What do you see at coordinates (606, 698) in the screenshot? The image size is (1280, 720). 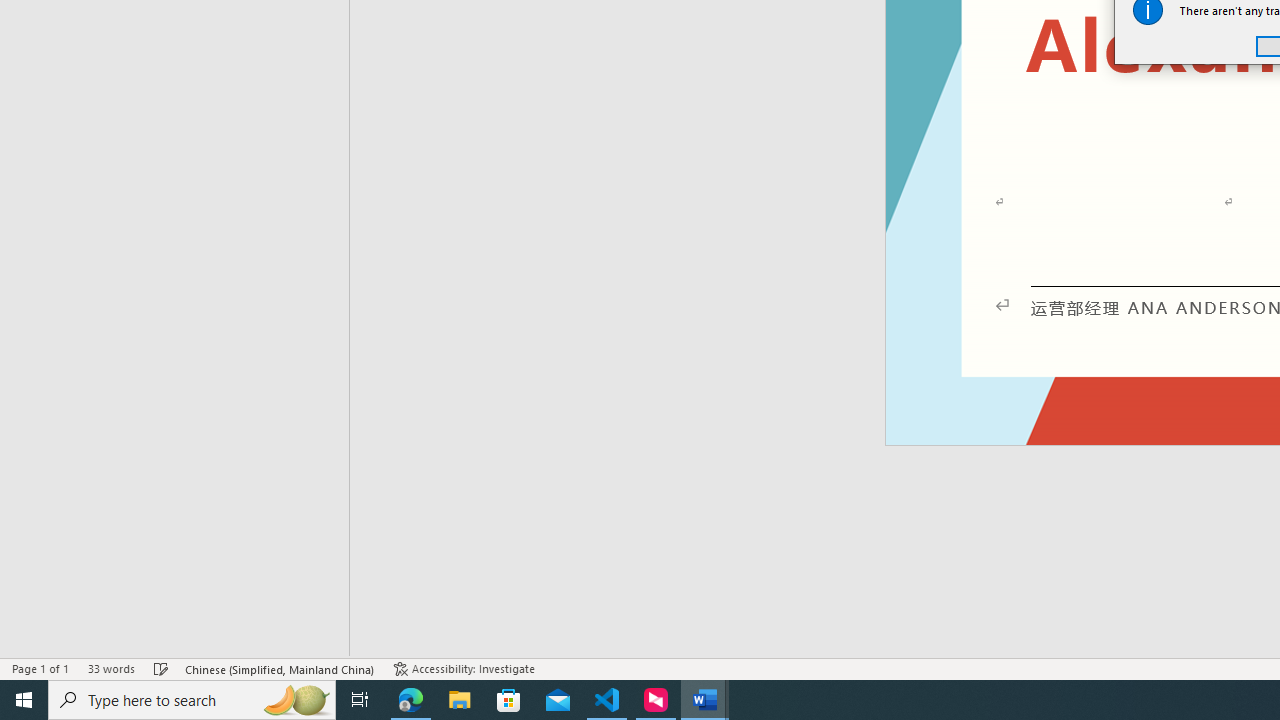 I see `'Visual Studio Code - 1 running window'` at bounding box center [606, 698].